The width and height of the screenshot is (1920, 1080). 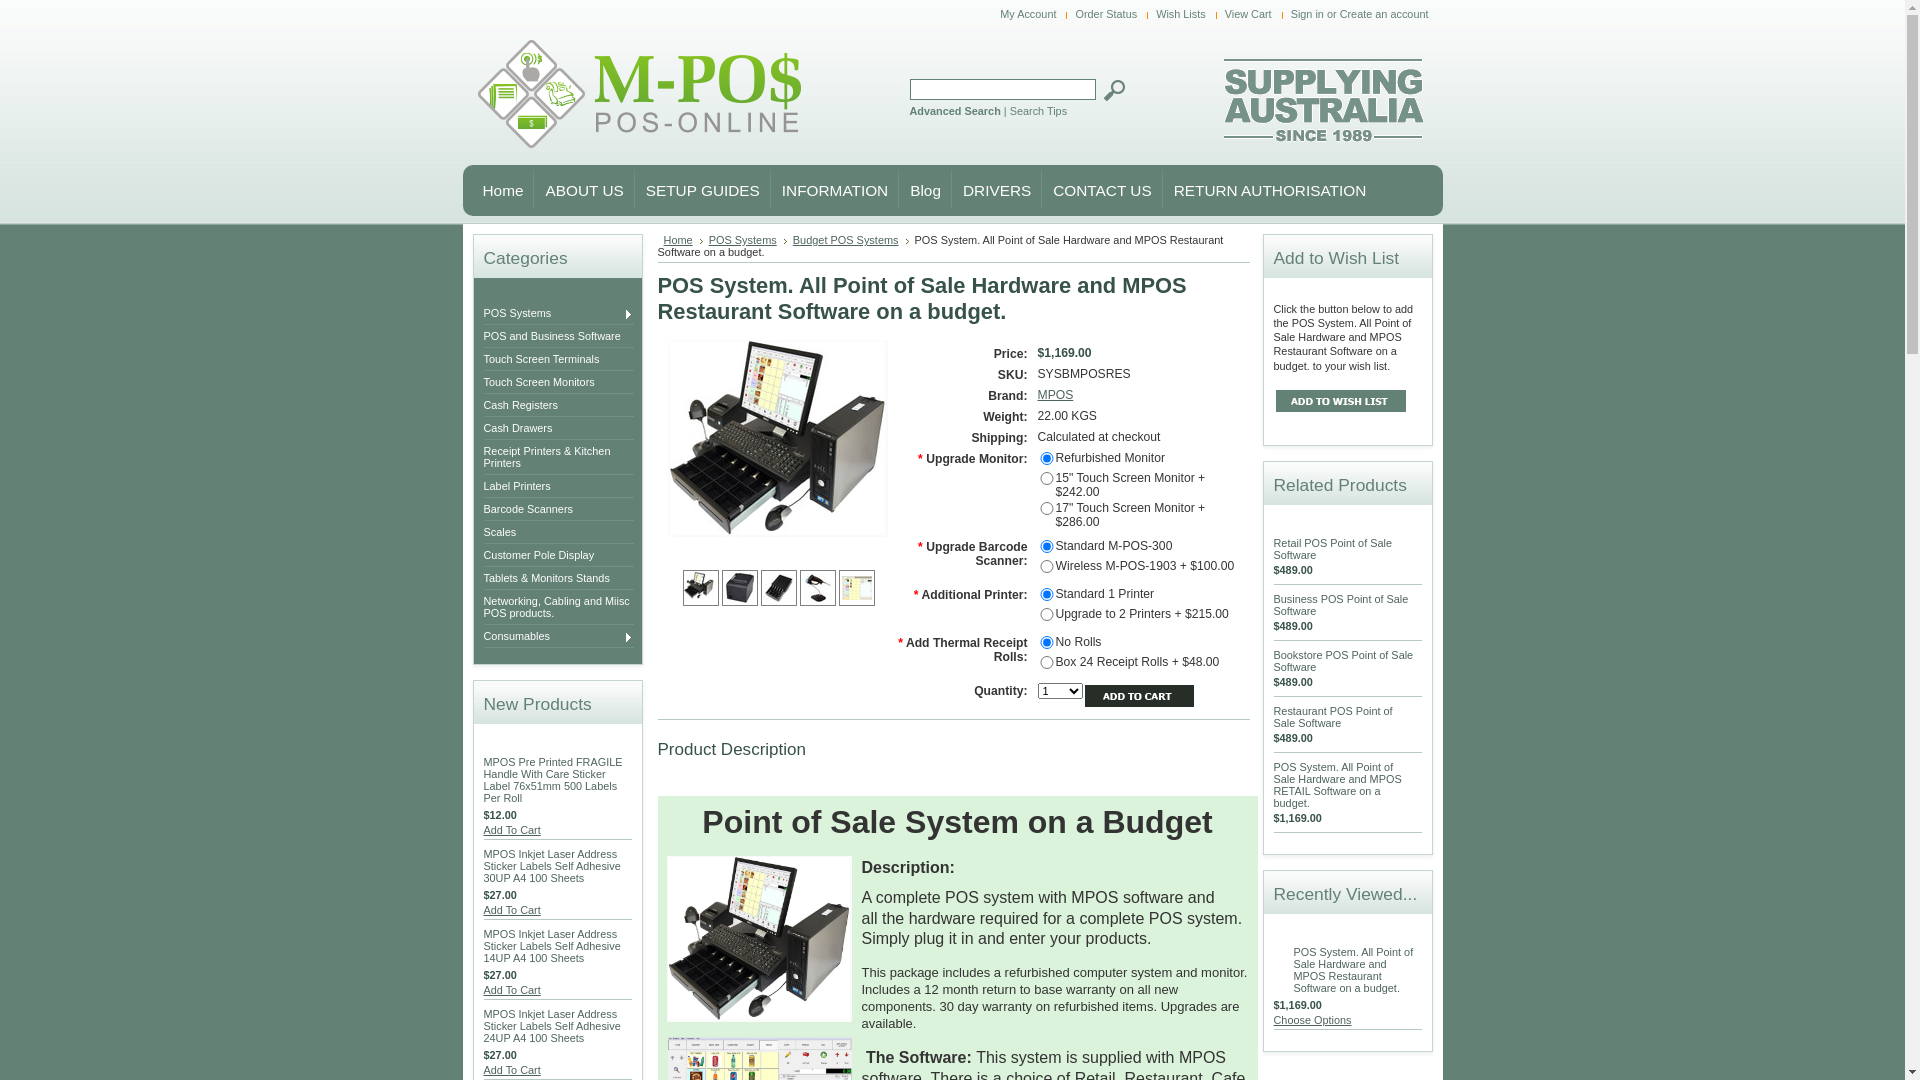 What do you see at coordinates (561, 334) in the screenshot?
I see `'POS and Business Software'` at bounding box center [561, 334].